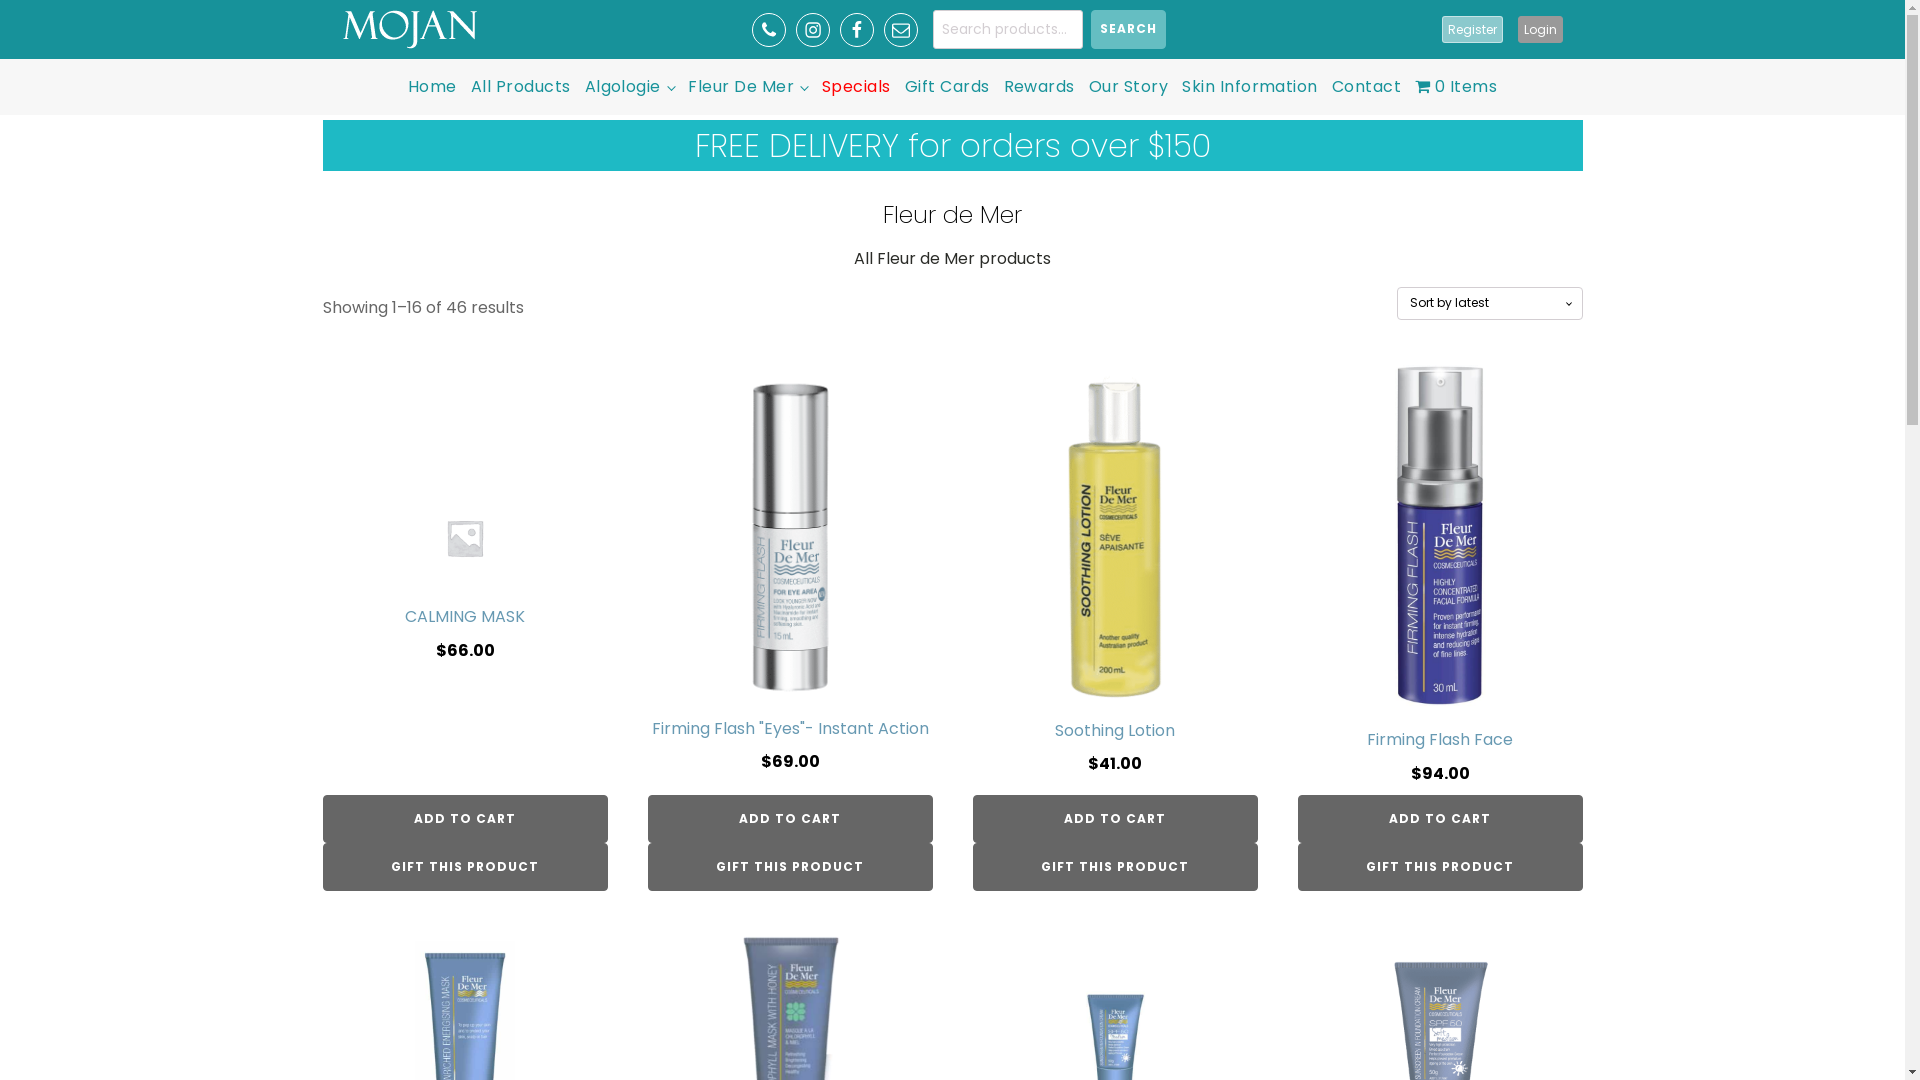  Describe the element at coordinates (1539, 29) in the screenshot. I see `'Login'` at that location.